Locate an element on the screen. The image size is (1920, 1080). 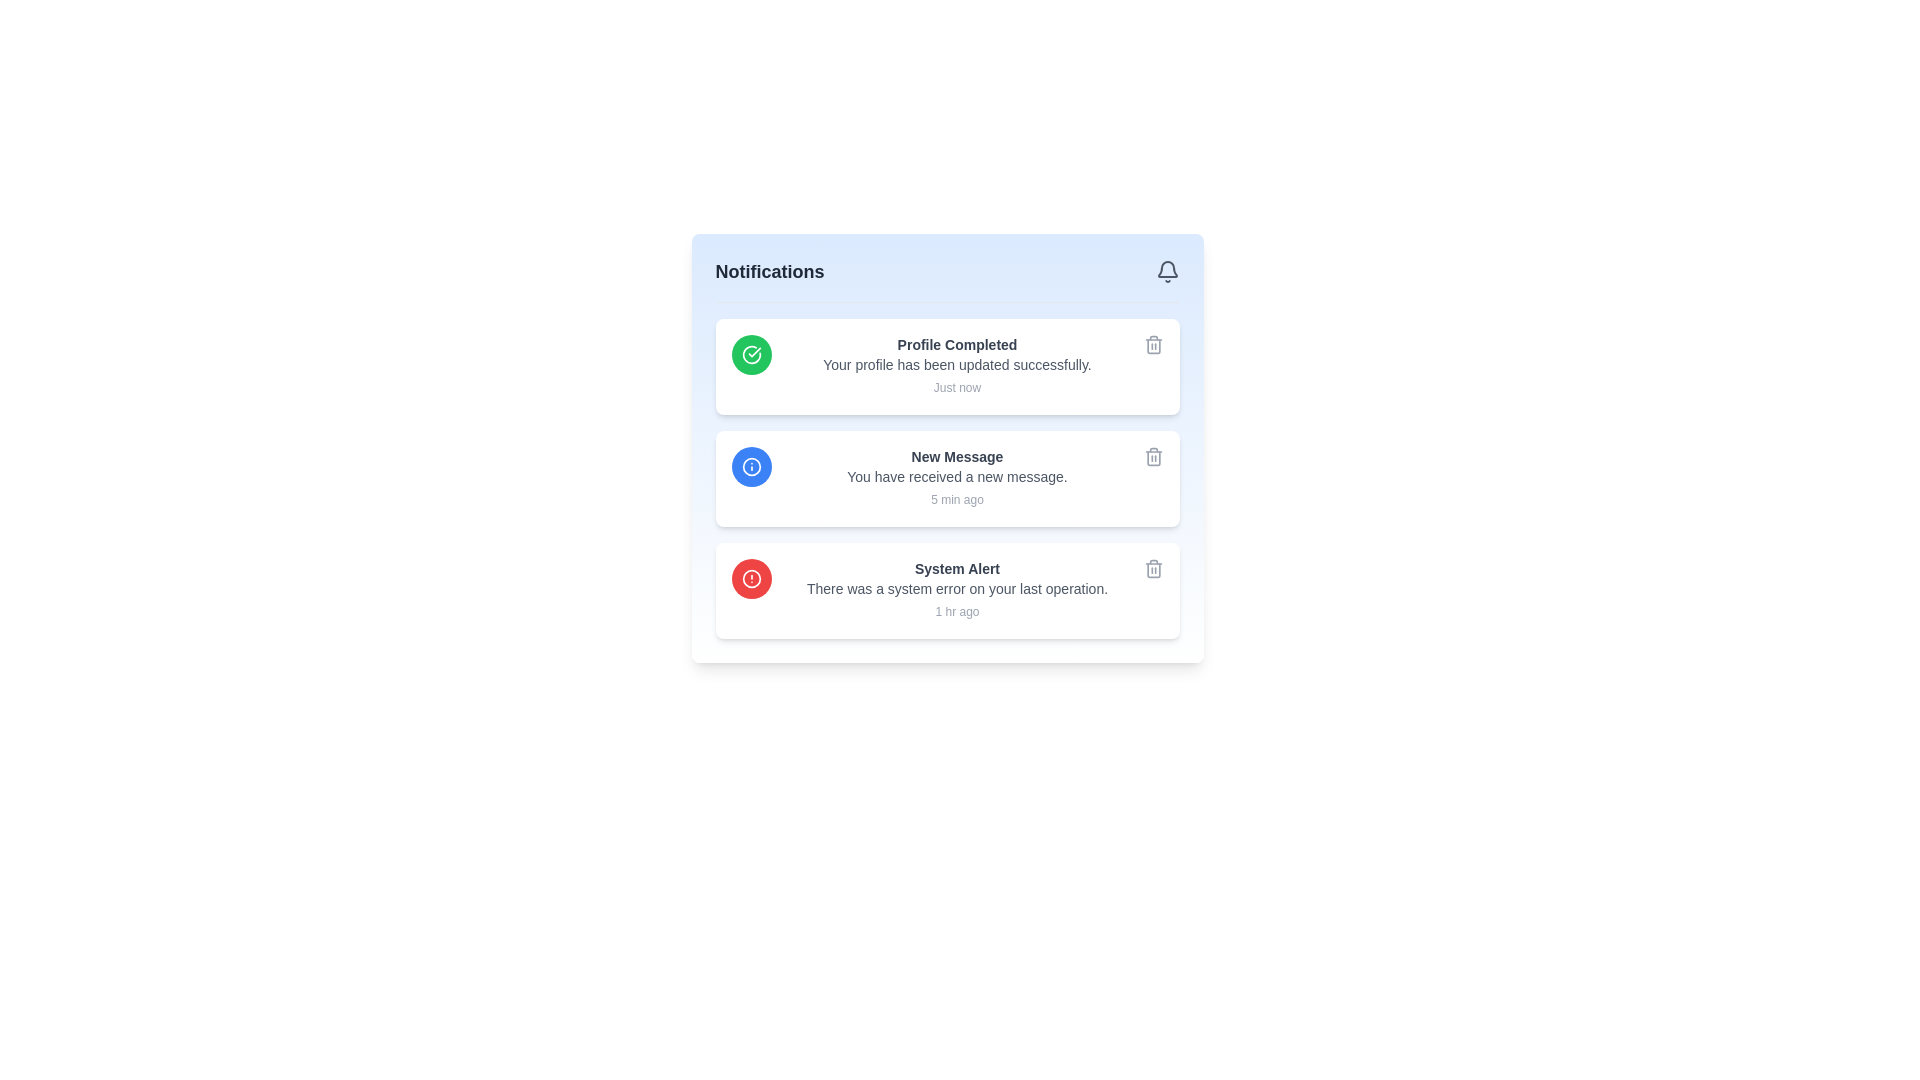
the information icon with a blue background and white 'i' symbol located in the center of the second notification item titled 'New Message' is located at coordinates (750, 466).